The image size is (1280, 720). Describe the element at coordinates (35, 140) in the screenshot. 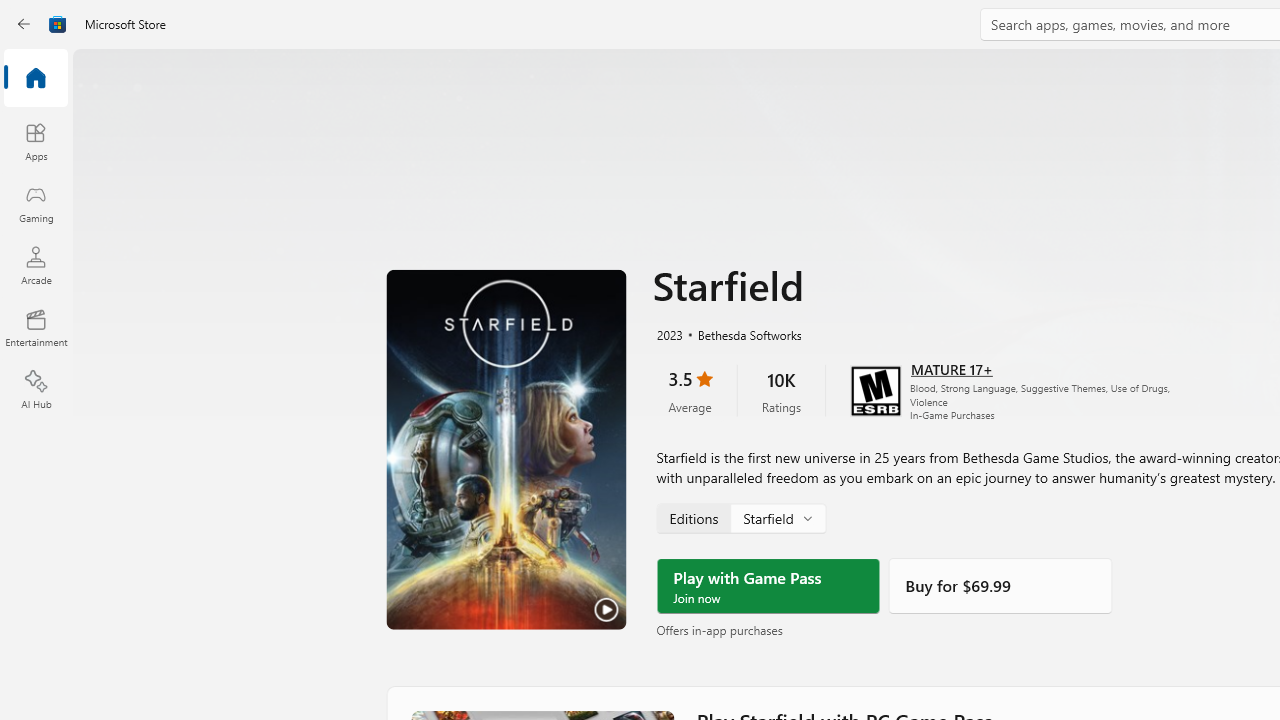

I see `'Apps'` at that location.